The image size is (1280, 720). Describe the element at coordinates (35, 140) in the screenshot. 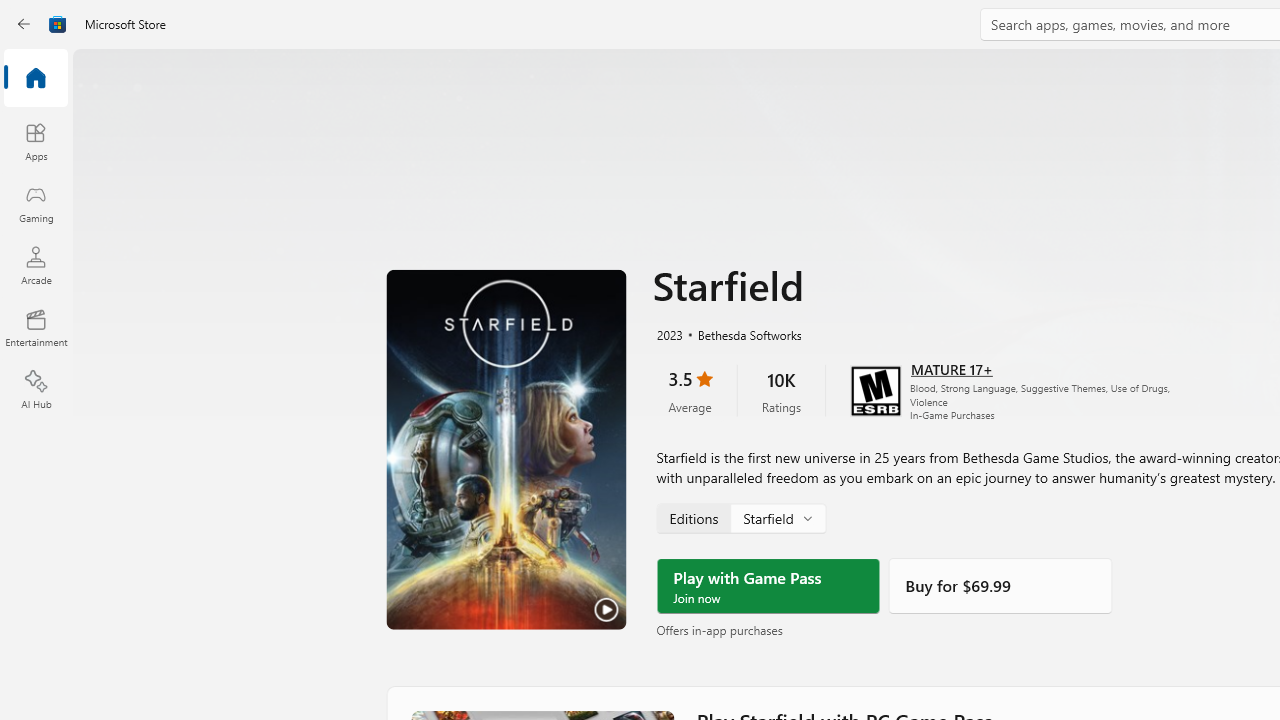

I see `'Apps'` at that location.